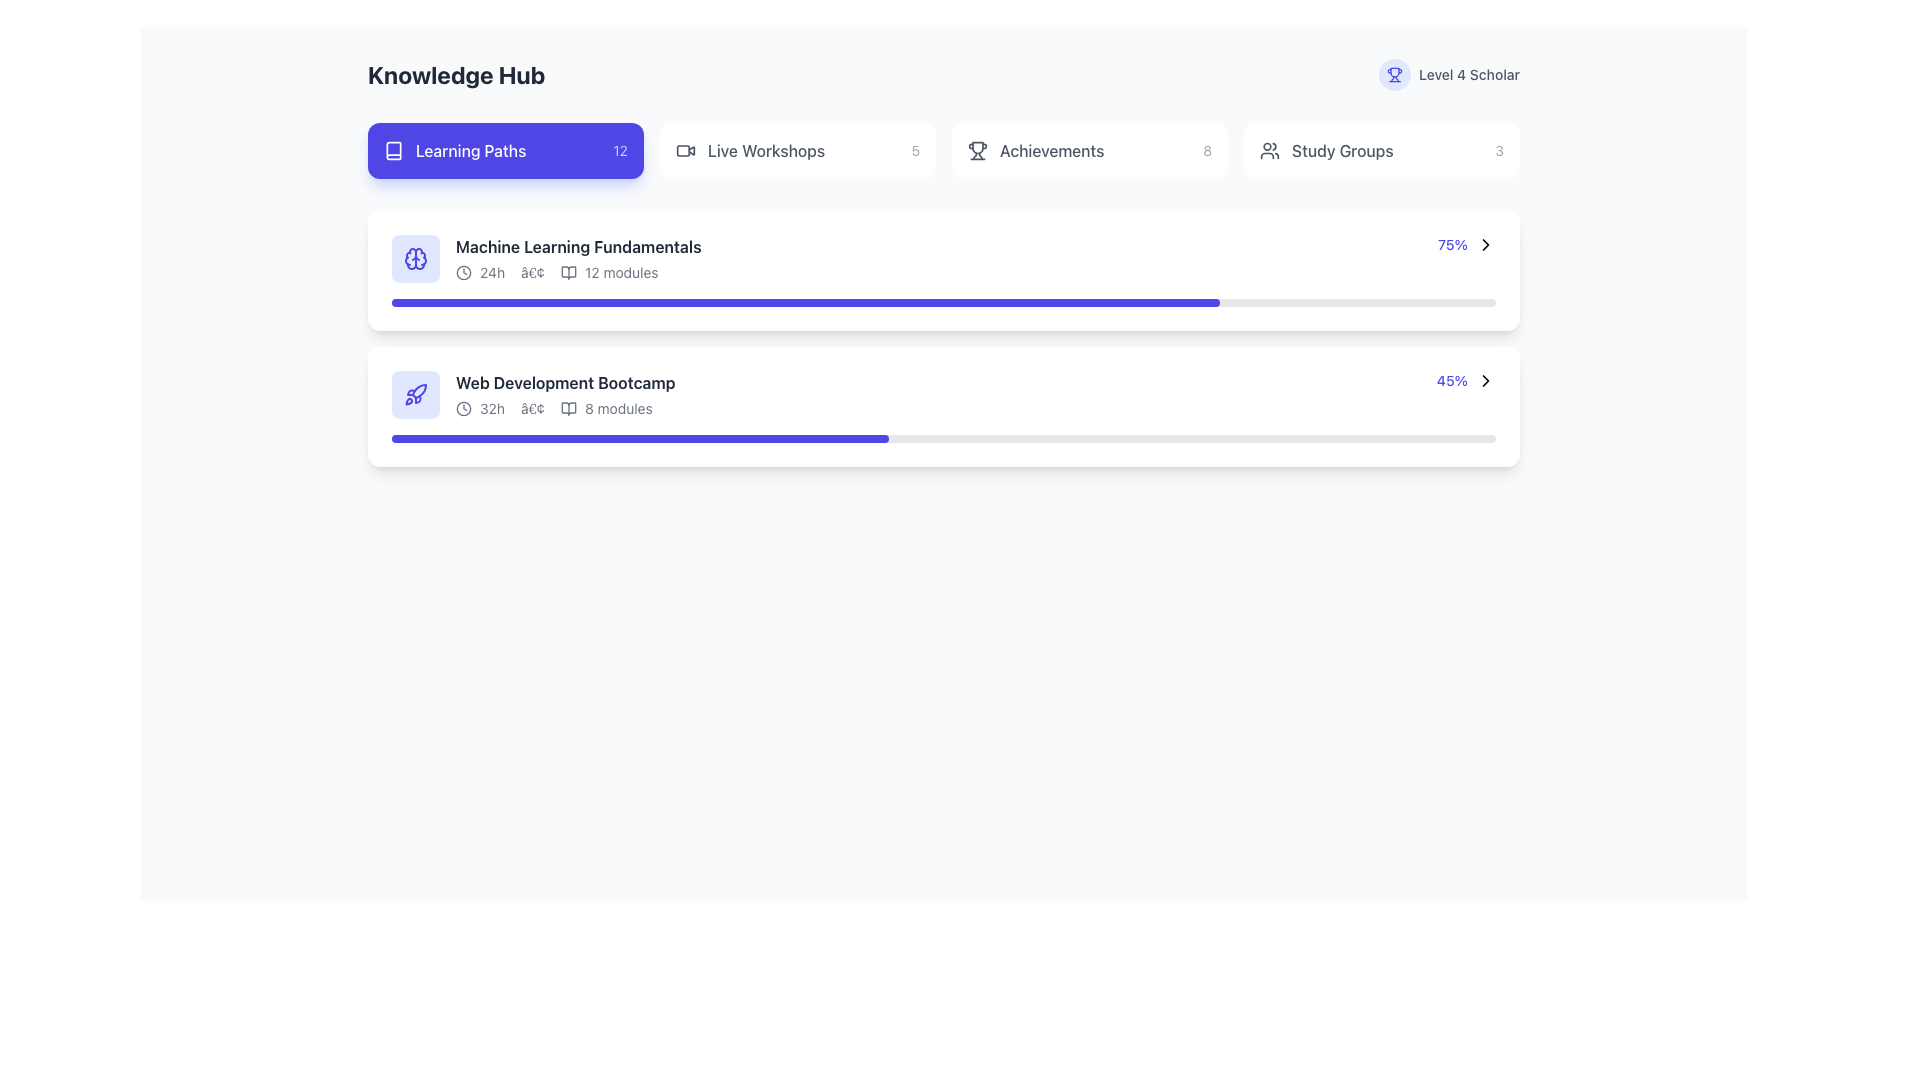 The height and width of the screenshot is (1080, 1920). I want to click on text label displaying '8 modules' which is styled with a light gray font color, located in the second list item of the courses under 'Web Development Bootcamp', so click(617, 407).